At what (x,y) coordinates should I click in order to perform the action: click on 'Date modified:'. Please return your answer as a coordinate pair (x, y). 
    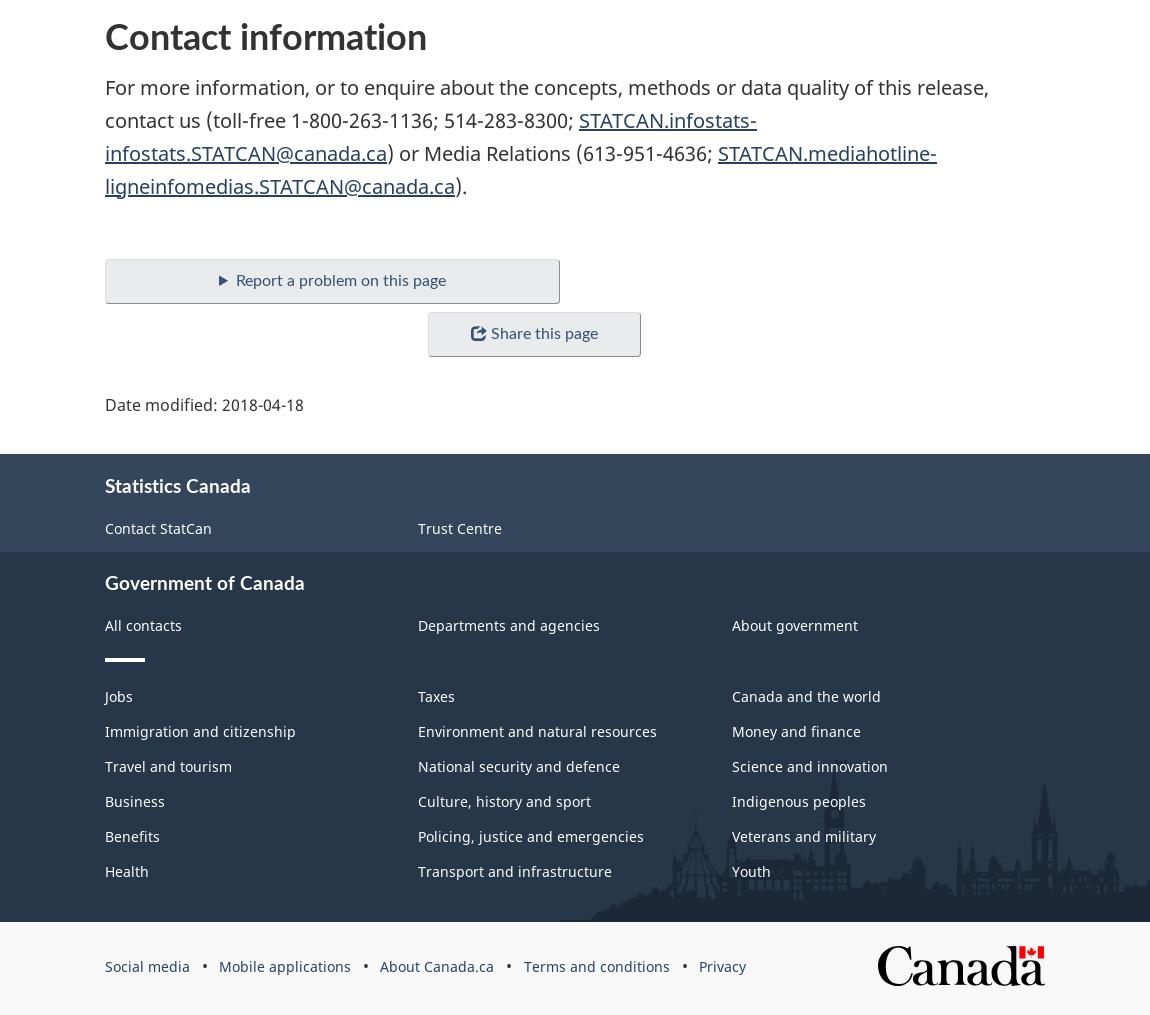
    Looking at the image, I should click on (162, 404).